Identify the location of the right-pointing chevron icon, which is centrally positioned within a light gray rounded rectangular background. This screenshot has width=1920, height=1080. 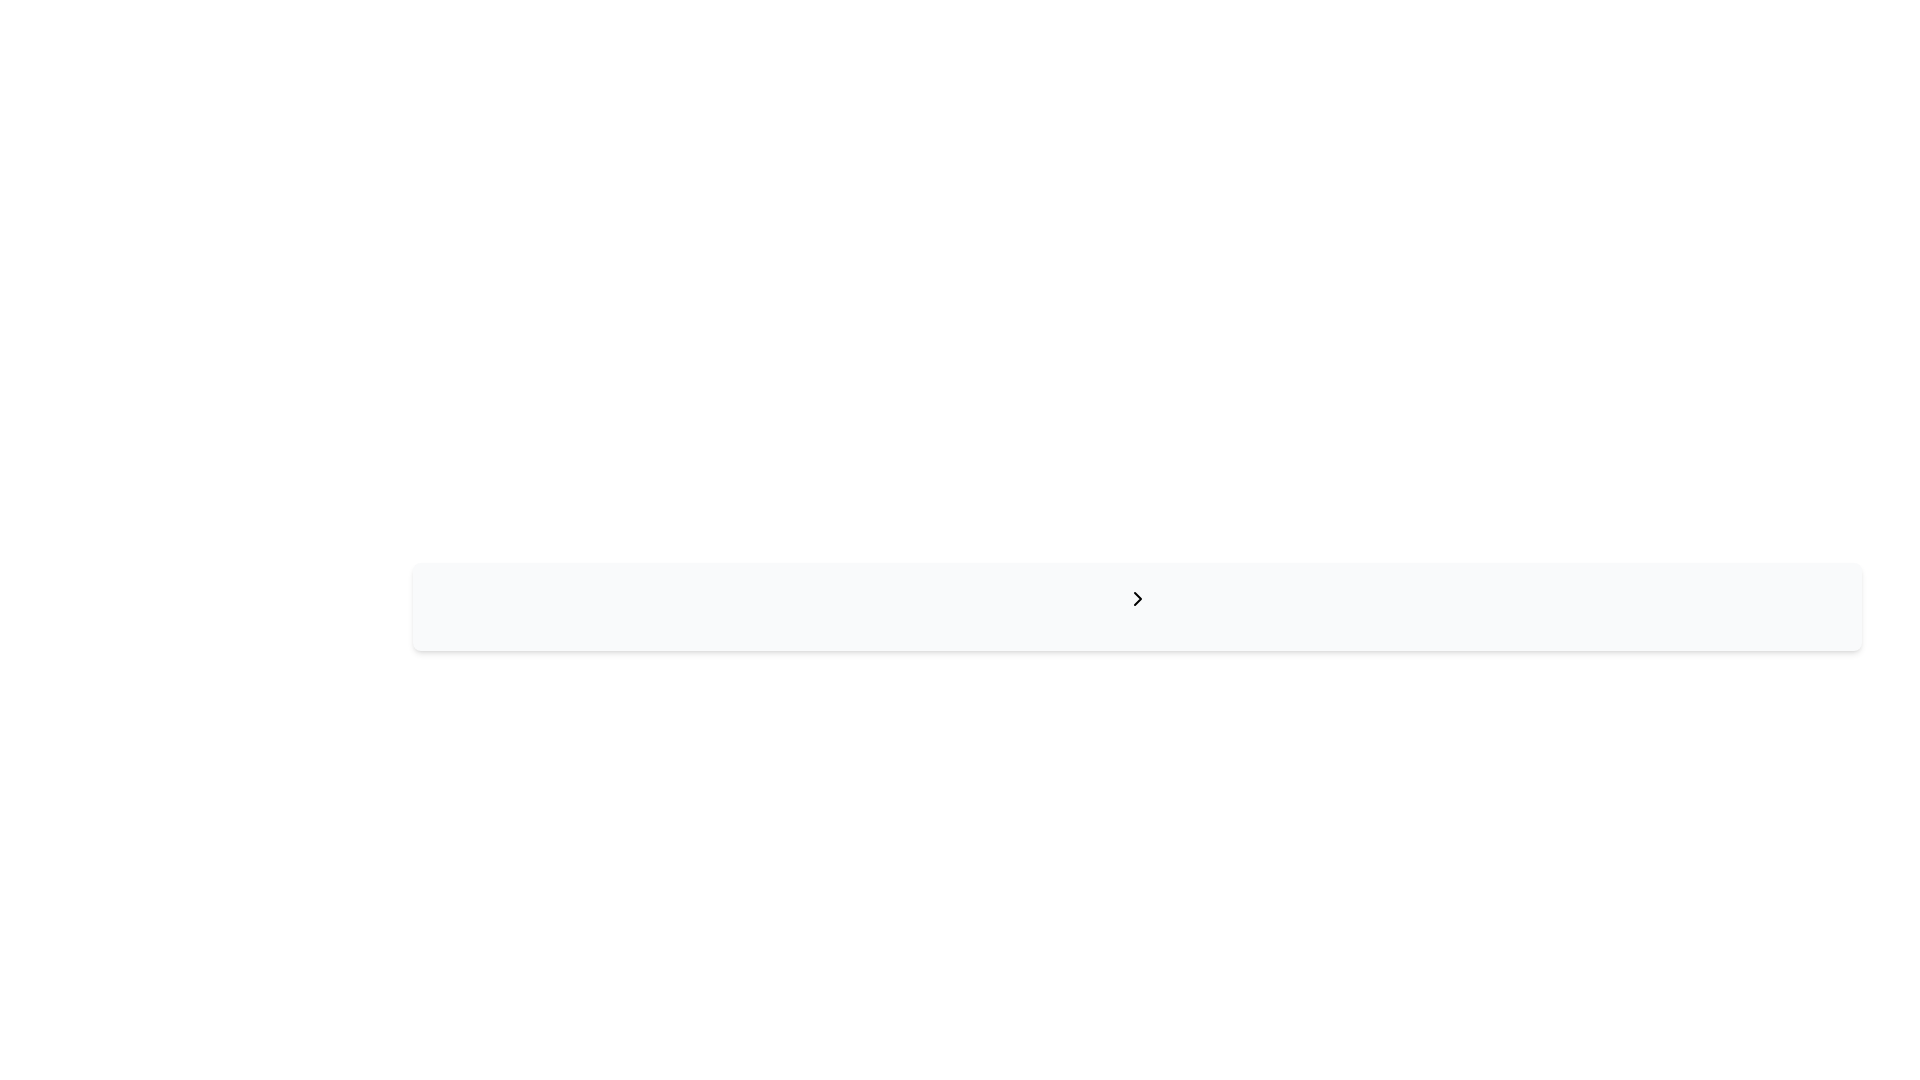
(1137, 597).